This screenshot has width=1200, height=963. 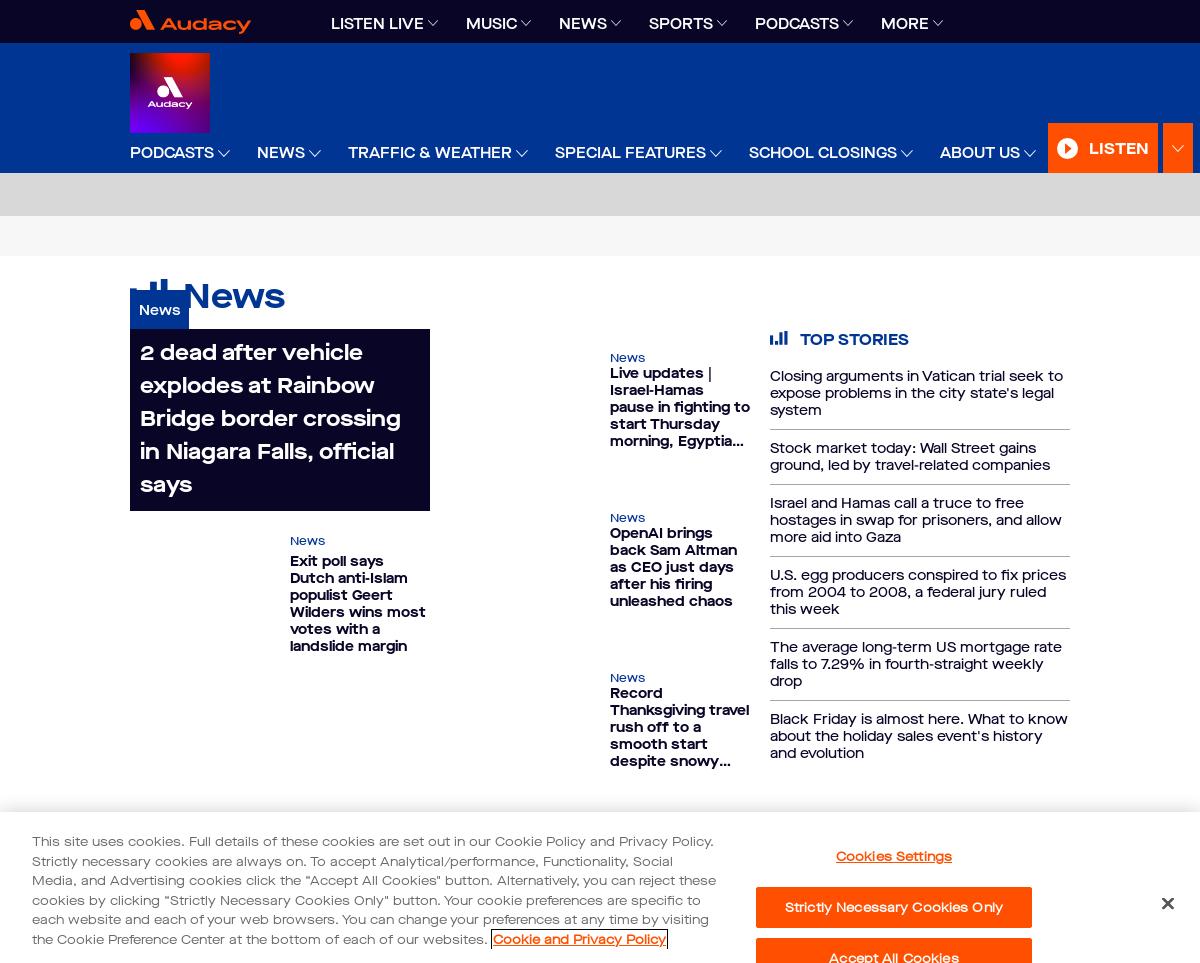 What do you see at coordinates (681, 22) in the screenshot?
I see `'sports'` at bounding box center [681, 22].